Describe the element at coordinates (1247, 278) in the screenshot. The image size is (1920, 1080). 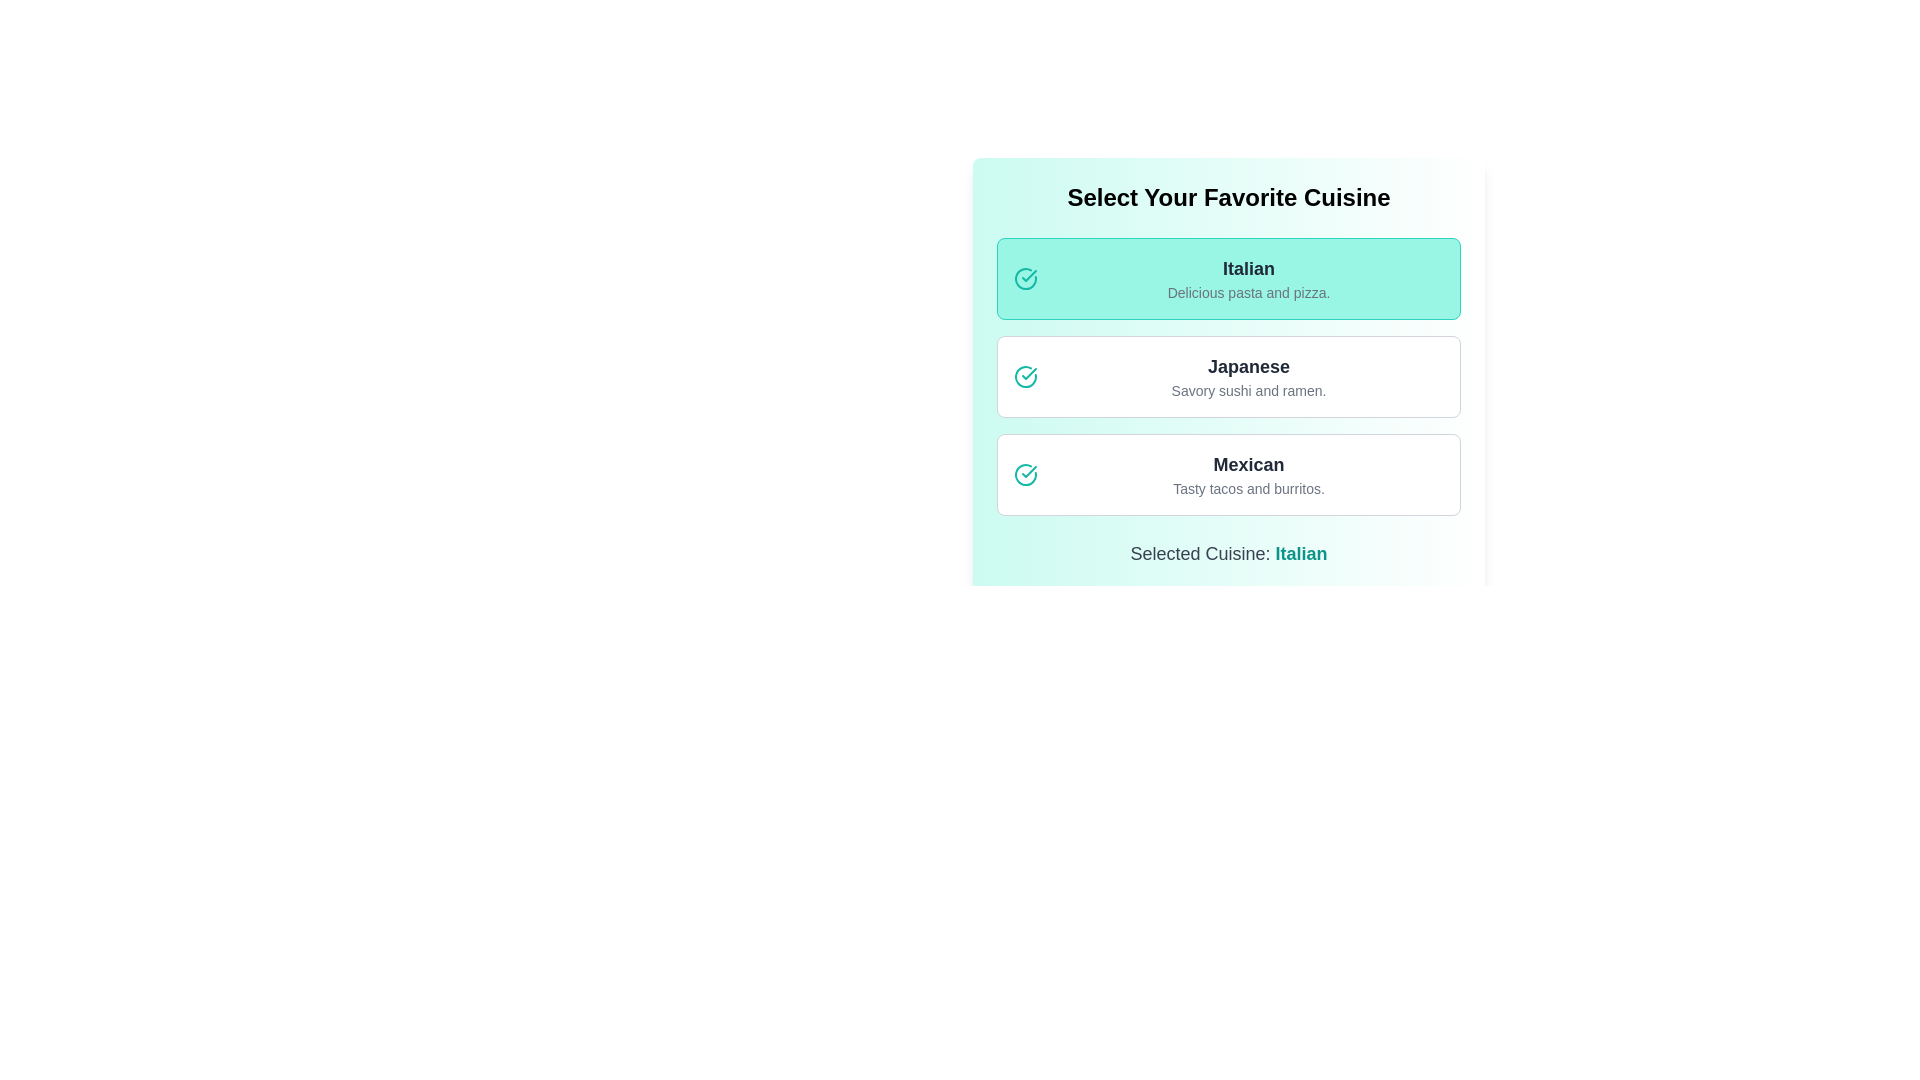
I see `to select the cuisine type displayed as 'Italian' in bold text at the top of the list of selectable choices` at that location.